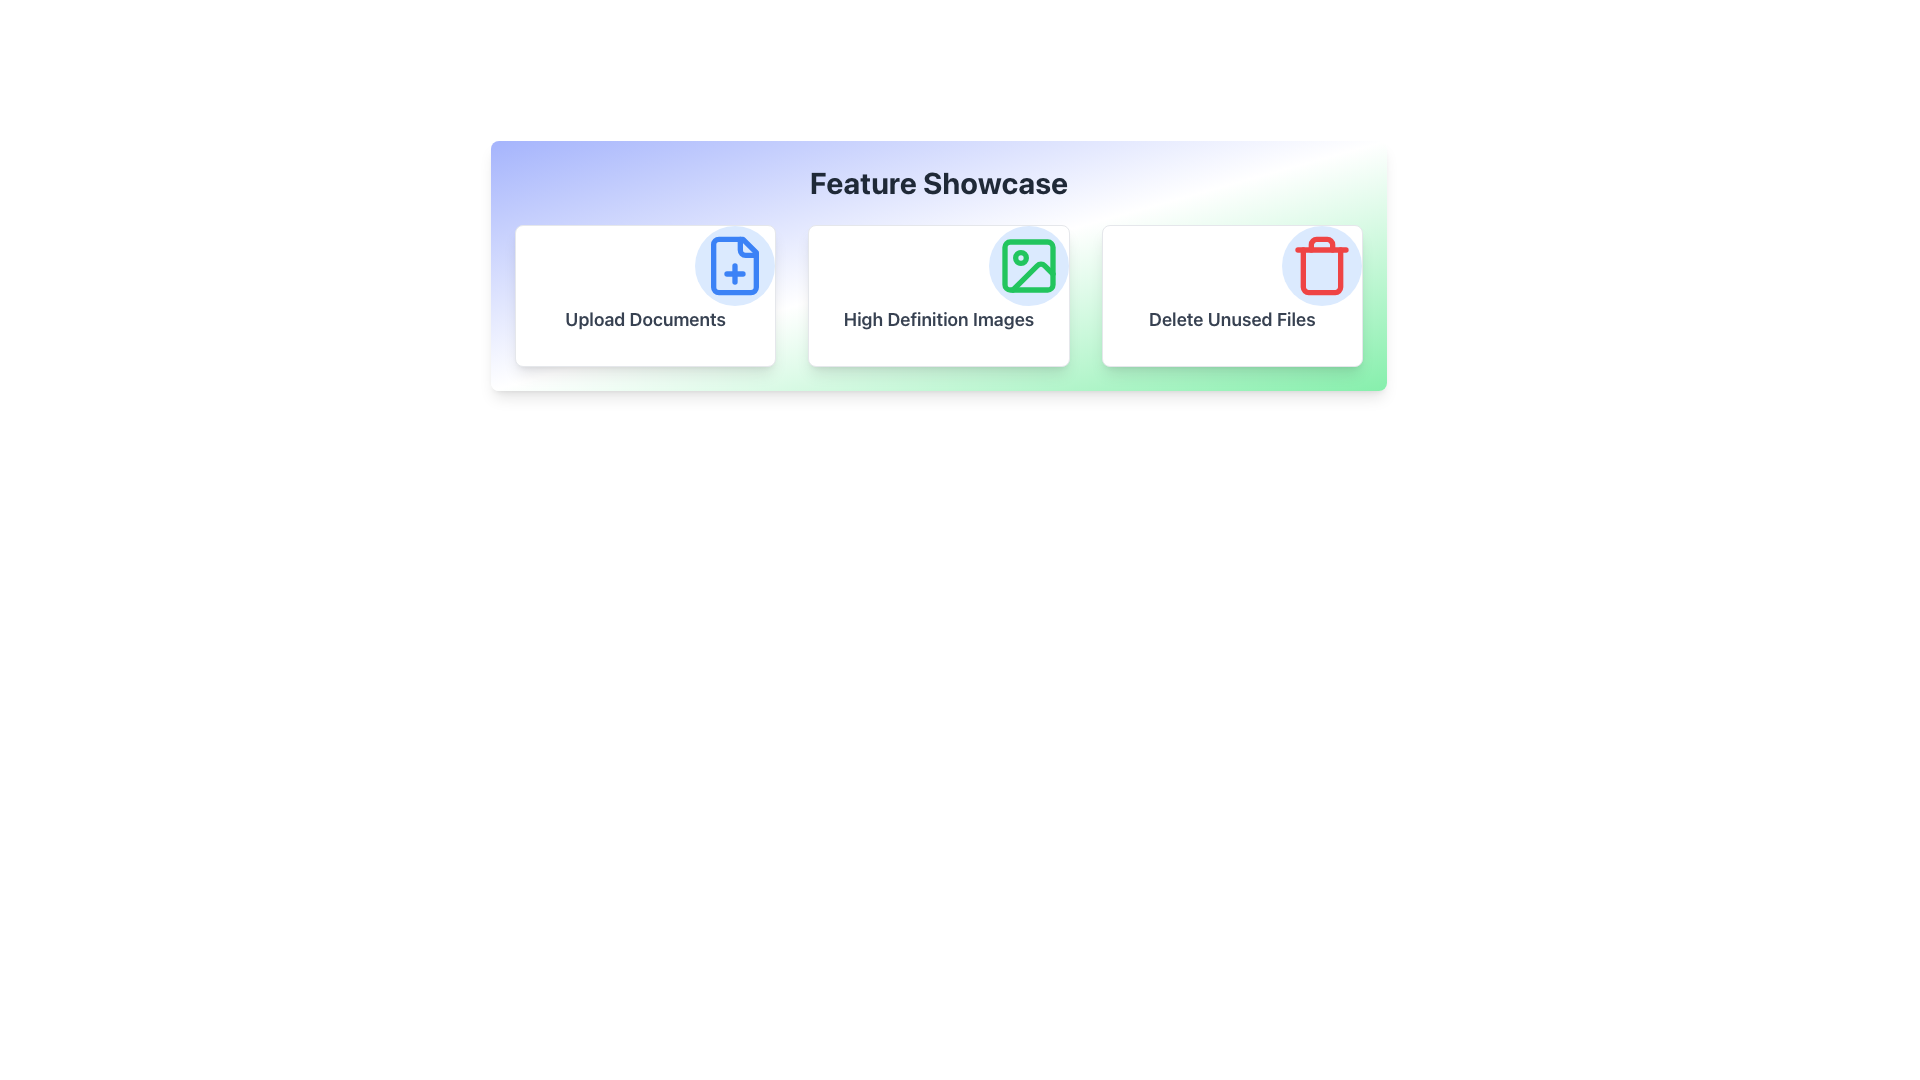 The height and width of the screenshot is (1080, 1920). Describe the element at coordinates (1231, 319) in the screenshot. I see `the text label that describes the feature for deleting unused files, located centrally beneath the trash can icon in the rightmost card of the feature cards` at that location.